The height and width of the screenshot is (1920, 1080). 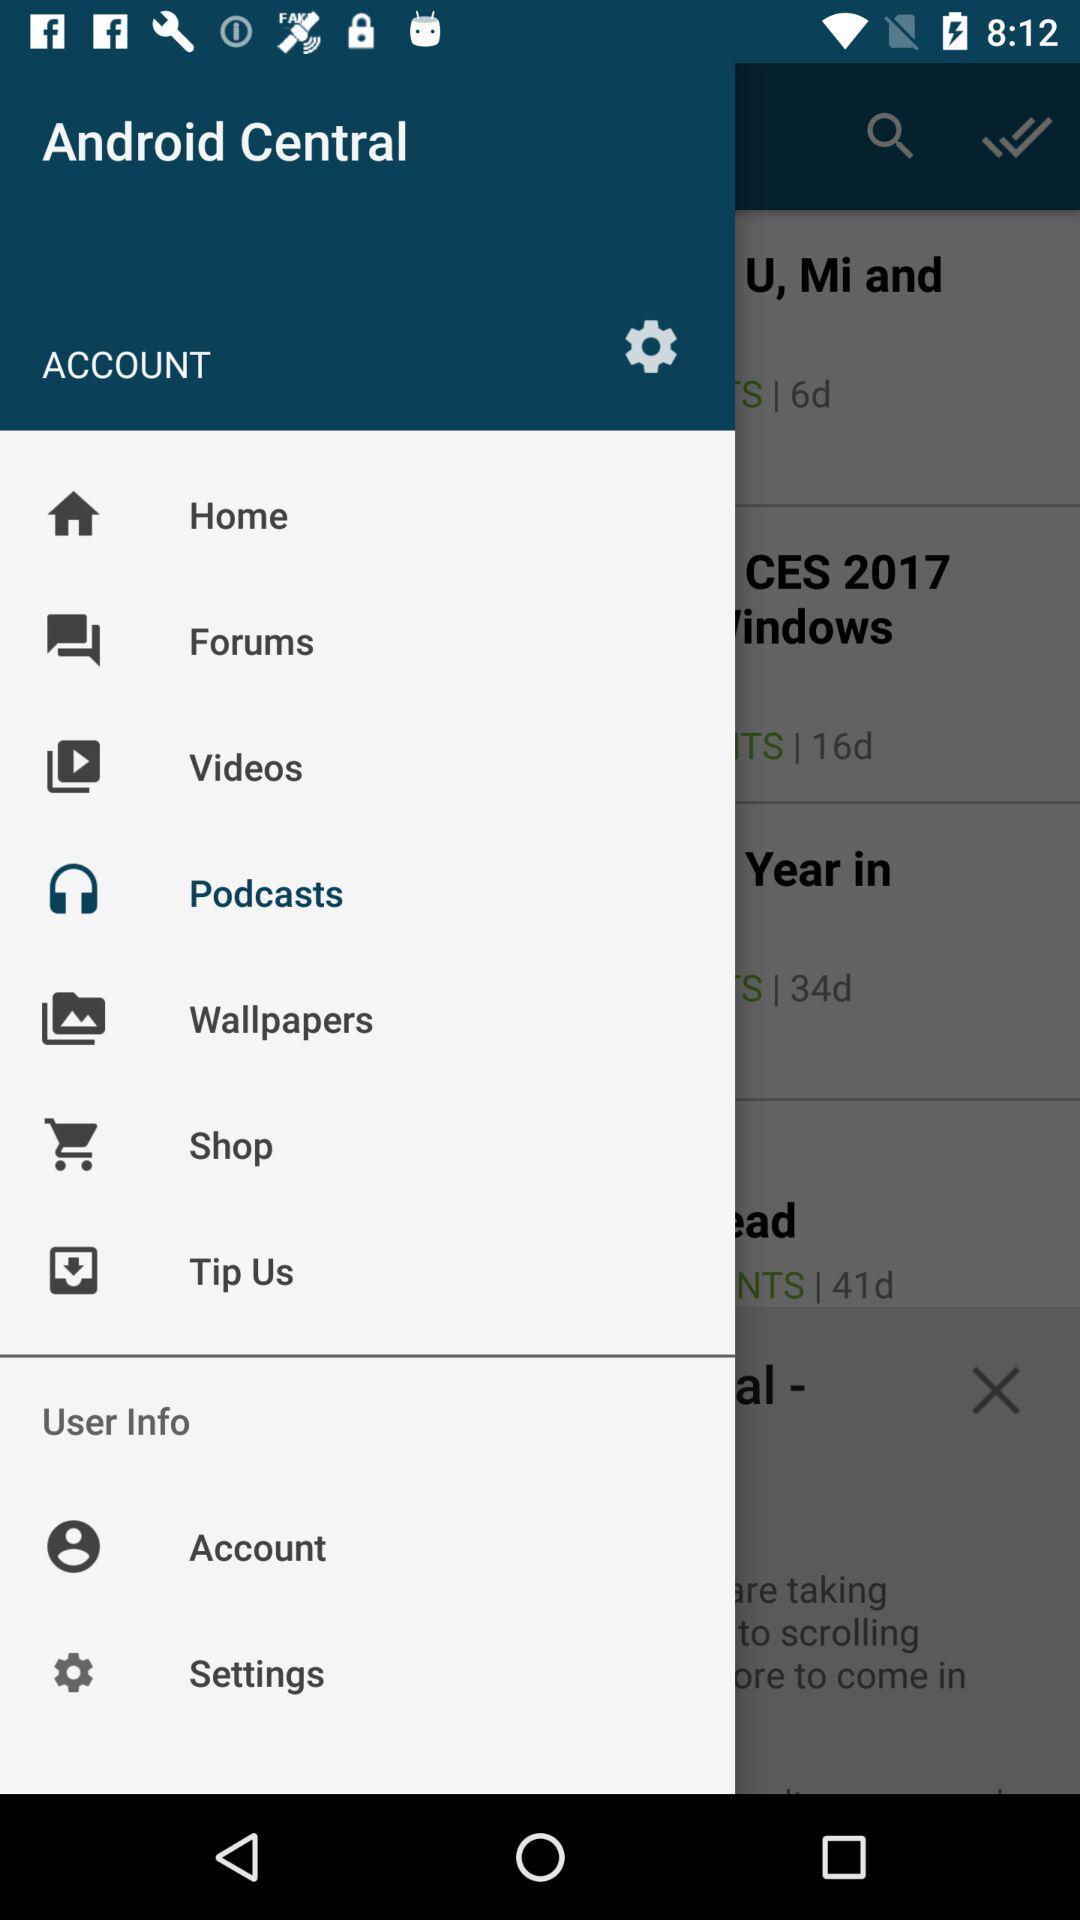 What do you see at coordinates (995, 1389) in the screenshot?
I see `the close icon` at bounding box center [995, 1389].